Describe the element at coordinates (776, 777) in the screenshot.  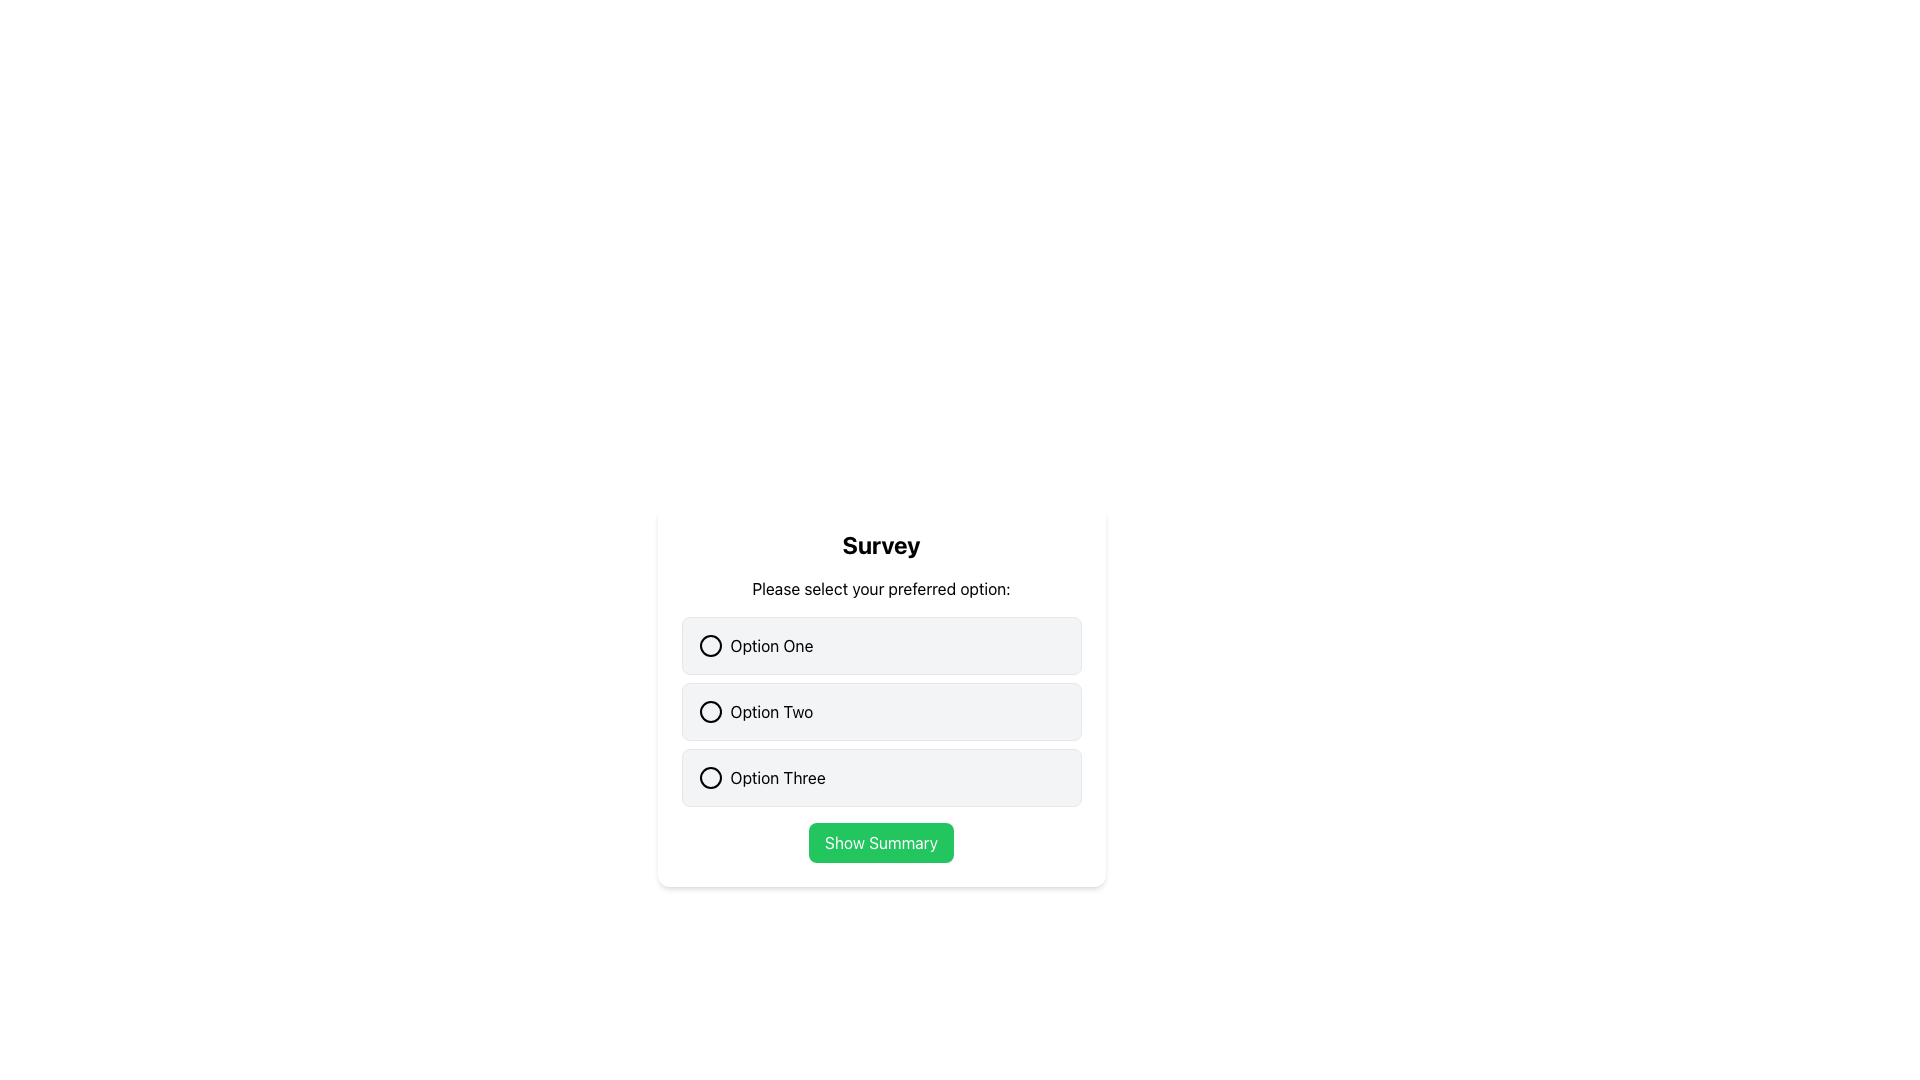
I see `the Text Label that identifies the bottom-most option in a list of three options, located in the center of the interface` at that location.